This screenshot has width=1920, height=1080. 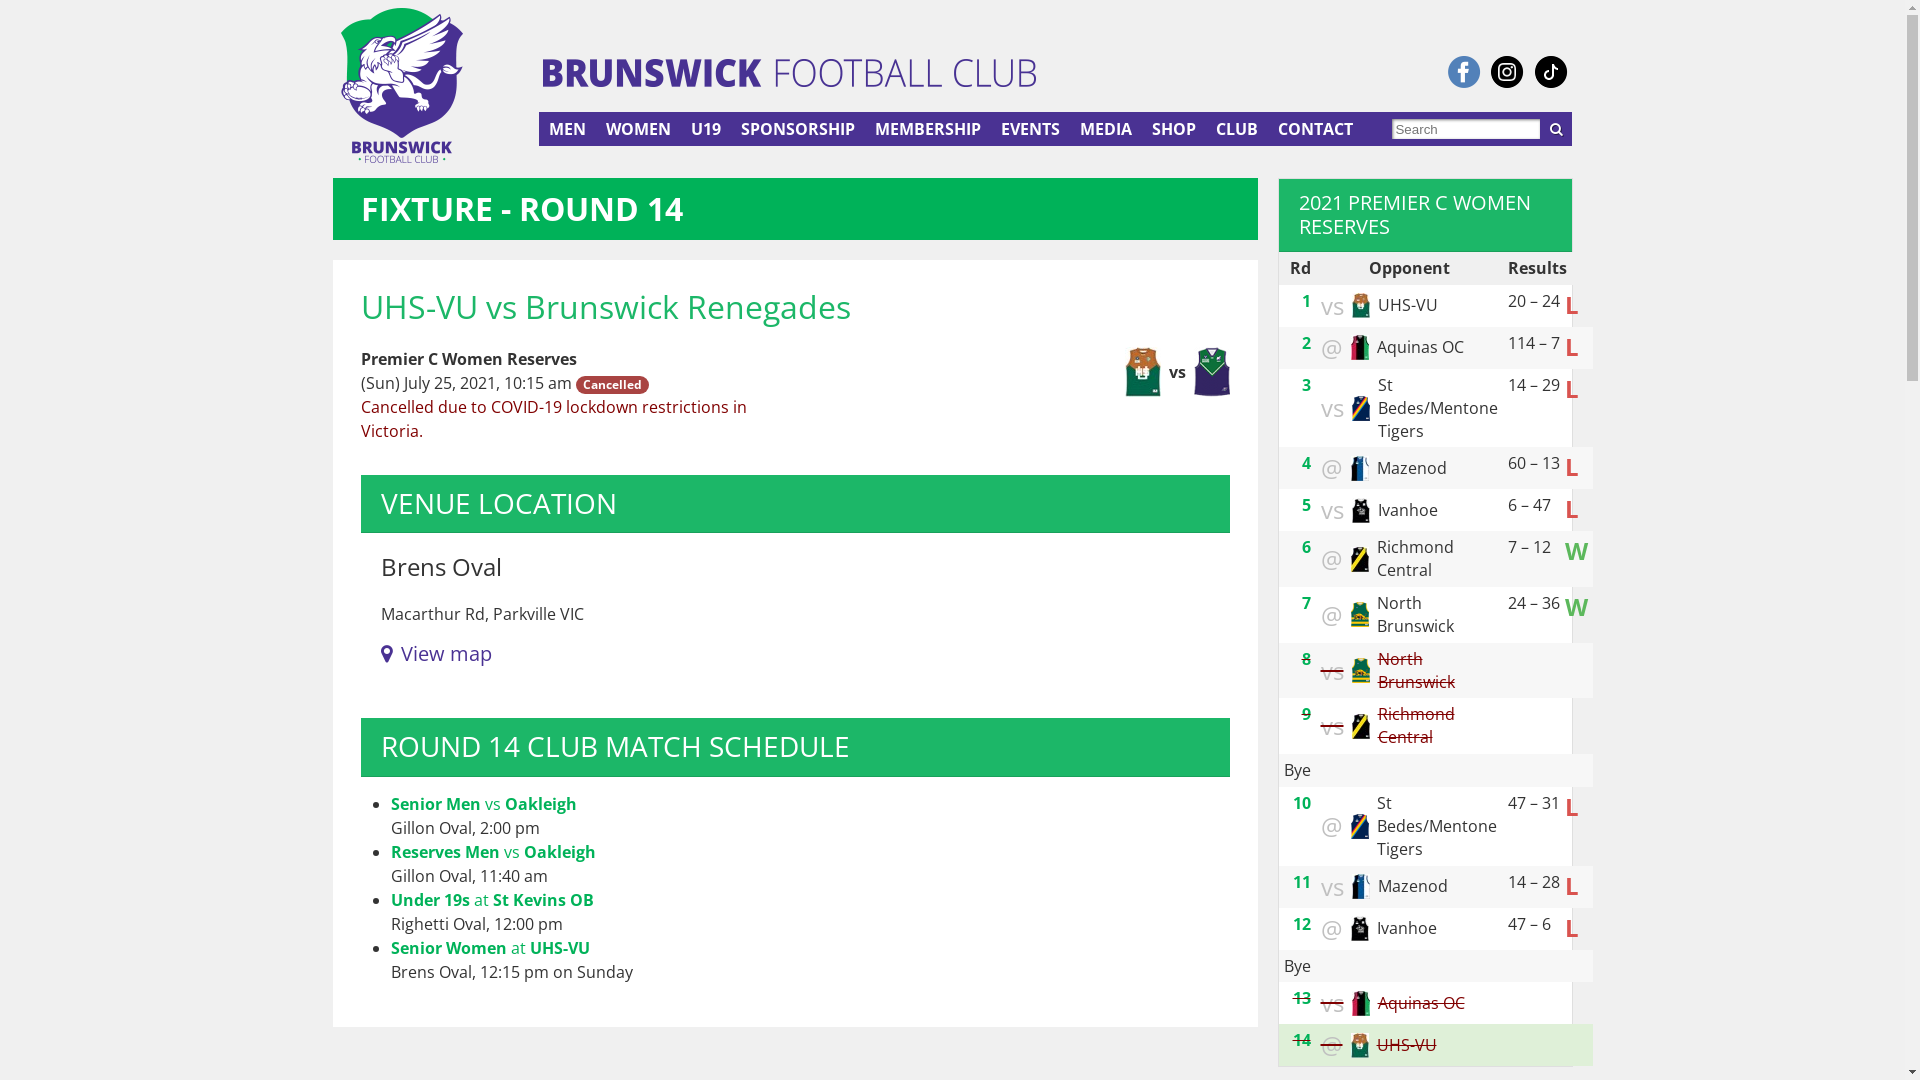 I want to click on '5', so click(x=1306, y=504).